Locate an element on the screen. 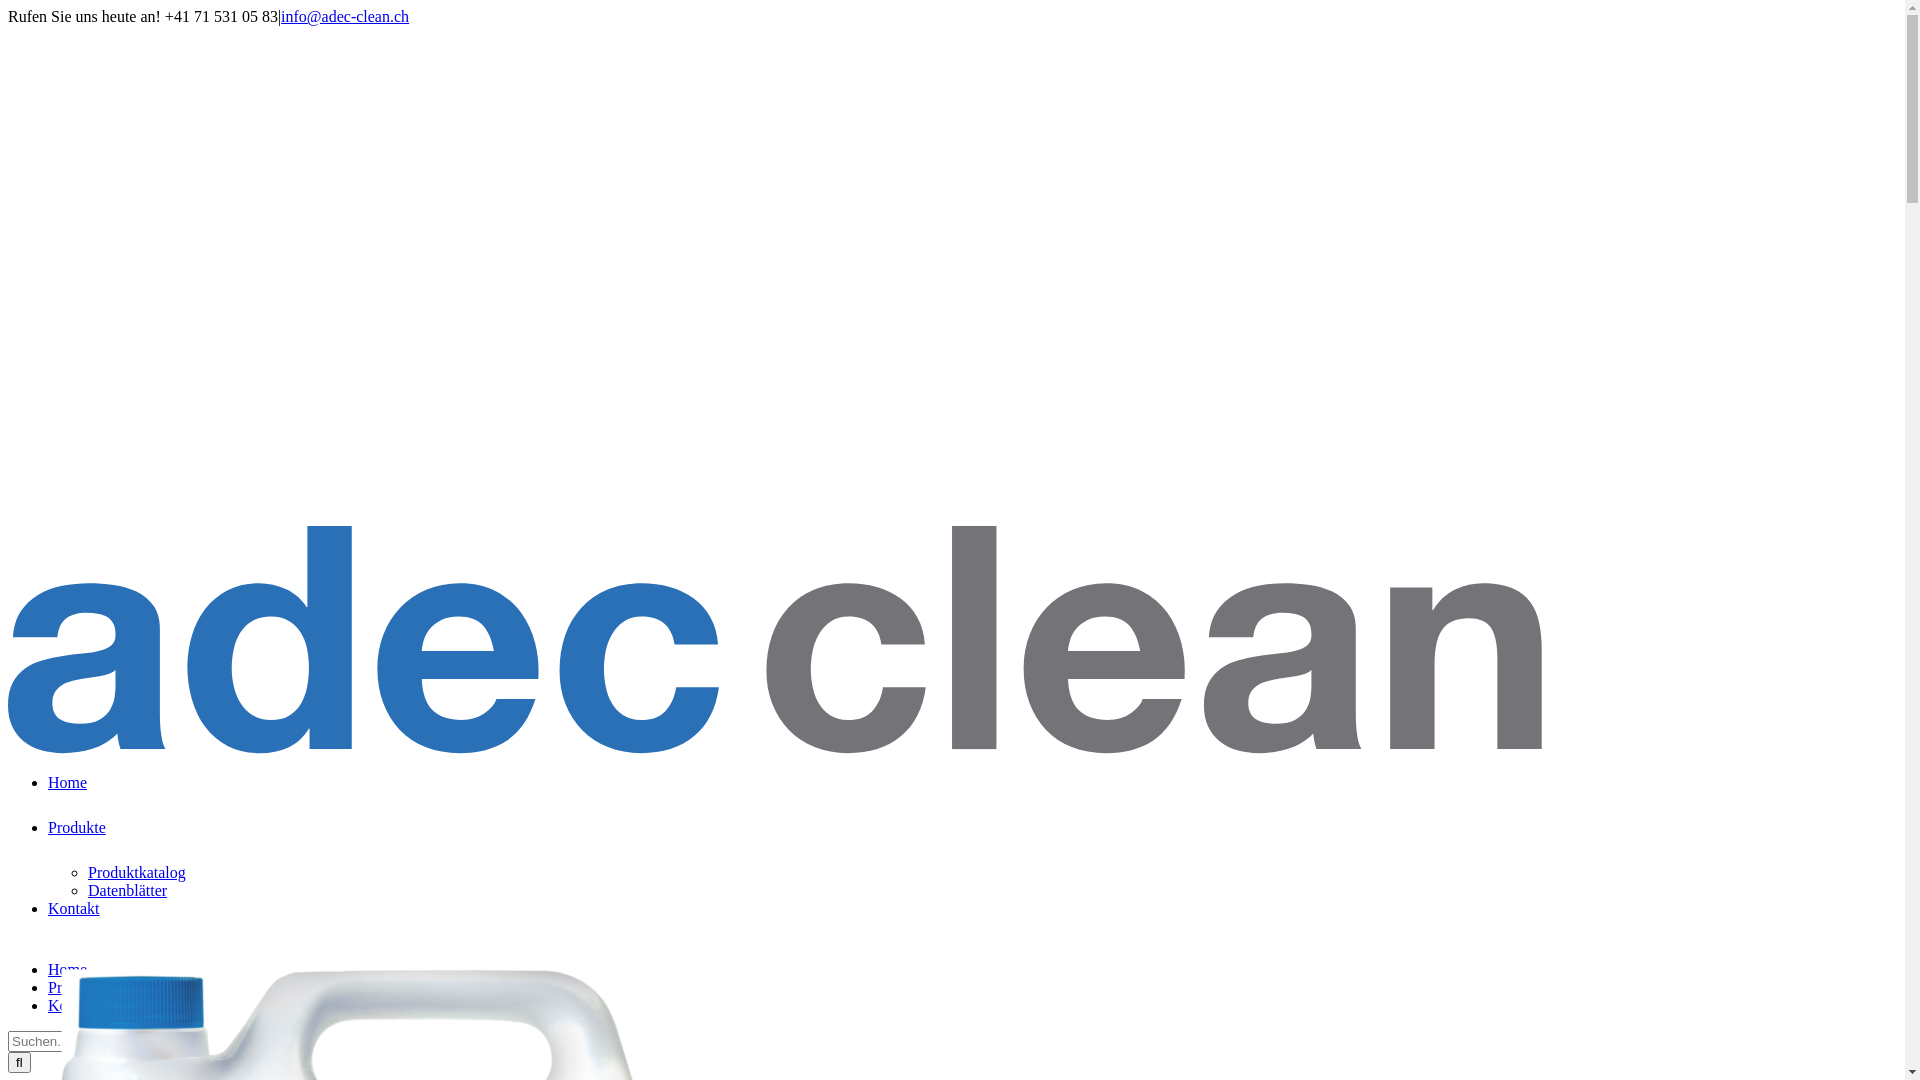  'Produkte' is located at coordinates (76, 986).